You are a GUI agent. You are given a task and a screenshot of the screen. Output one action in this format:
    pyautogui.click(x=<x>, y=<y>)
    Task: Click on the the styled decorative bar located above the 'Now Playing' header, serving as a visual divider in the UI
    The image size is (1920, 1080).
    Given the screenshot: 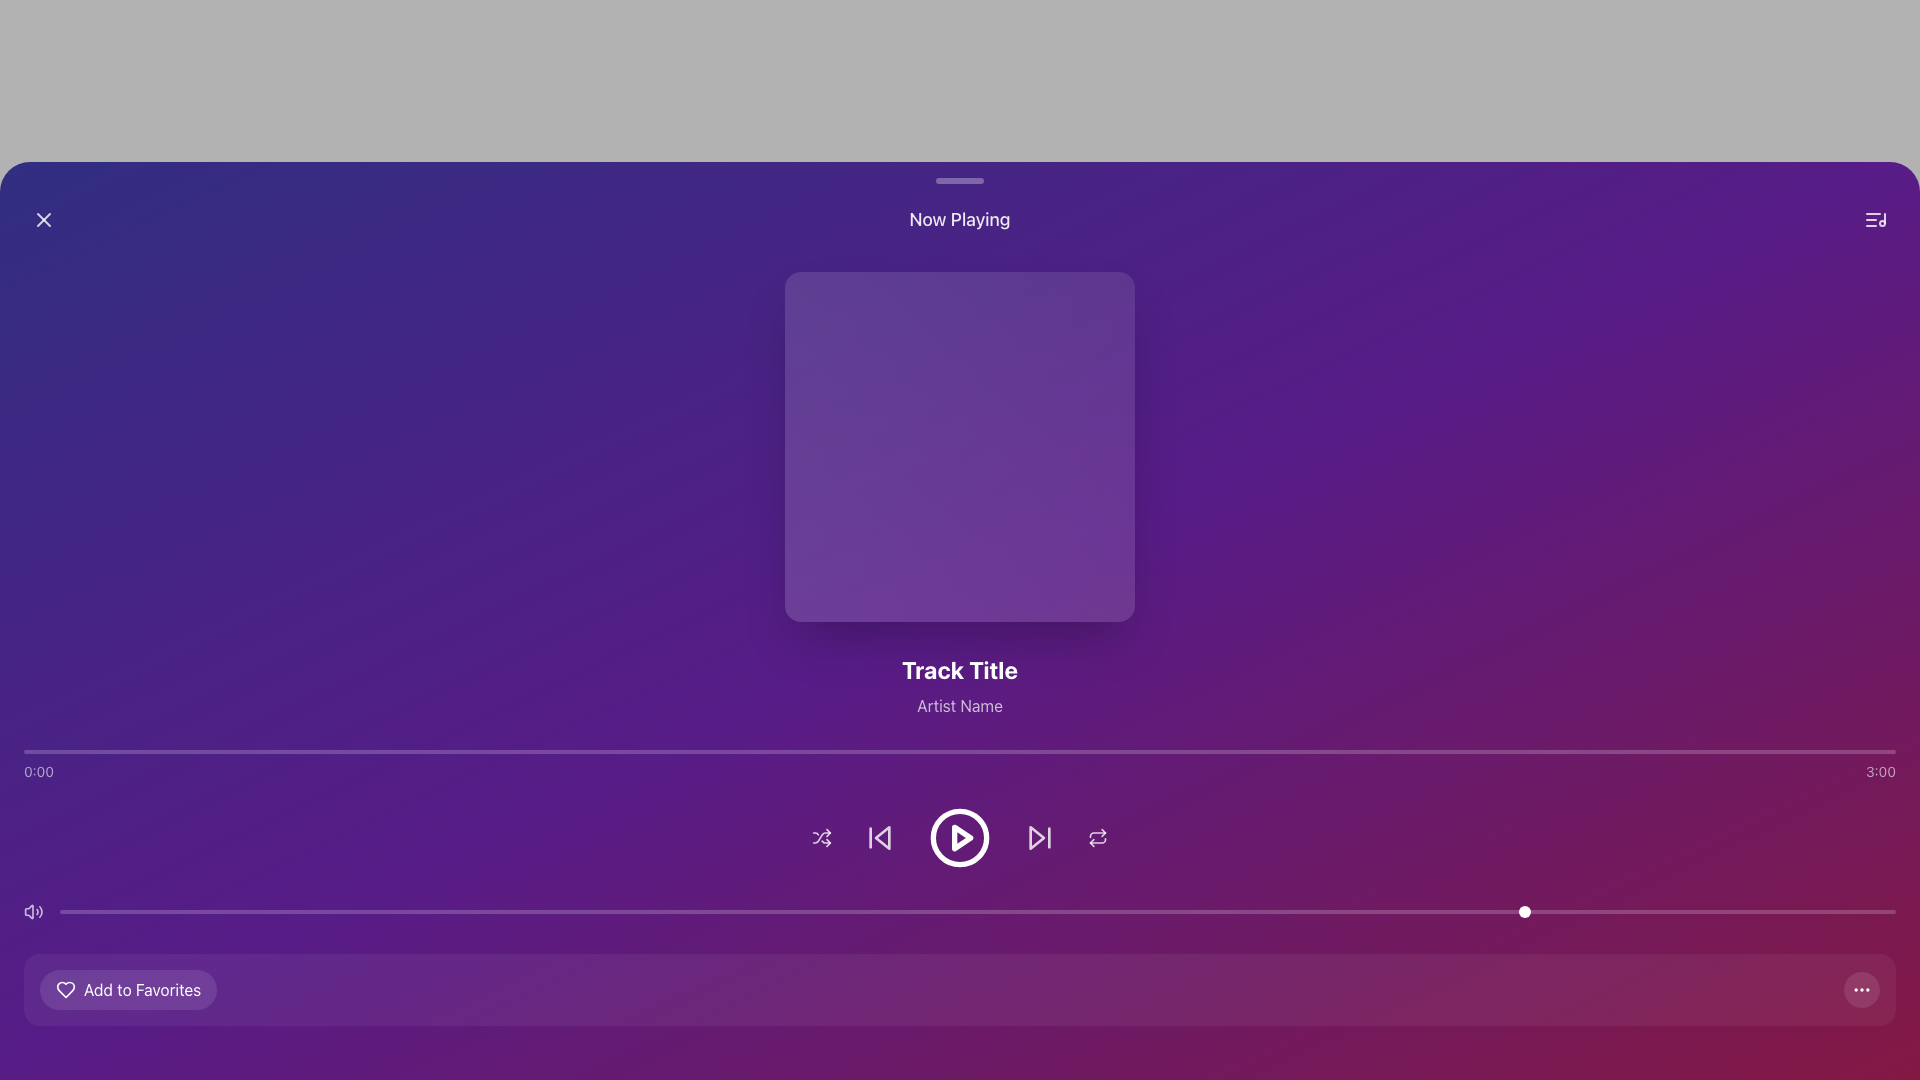 What is the action you would take?
    pyautogui.click(x=960, y=181)
    